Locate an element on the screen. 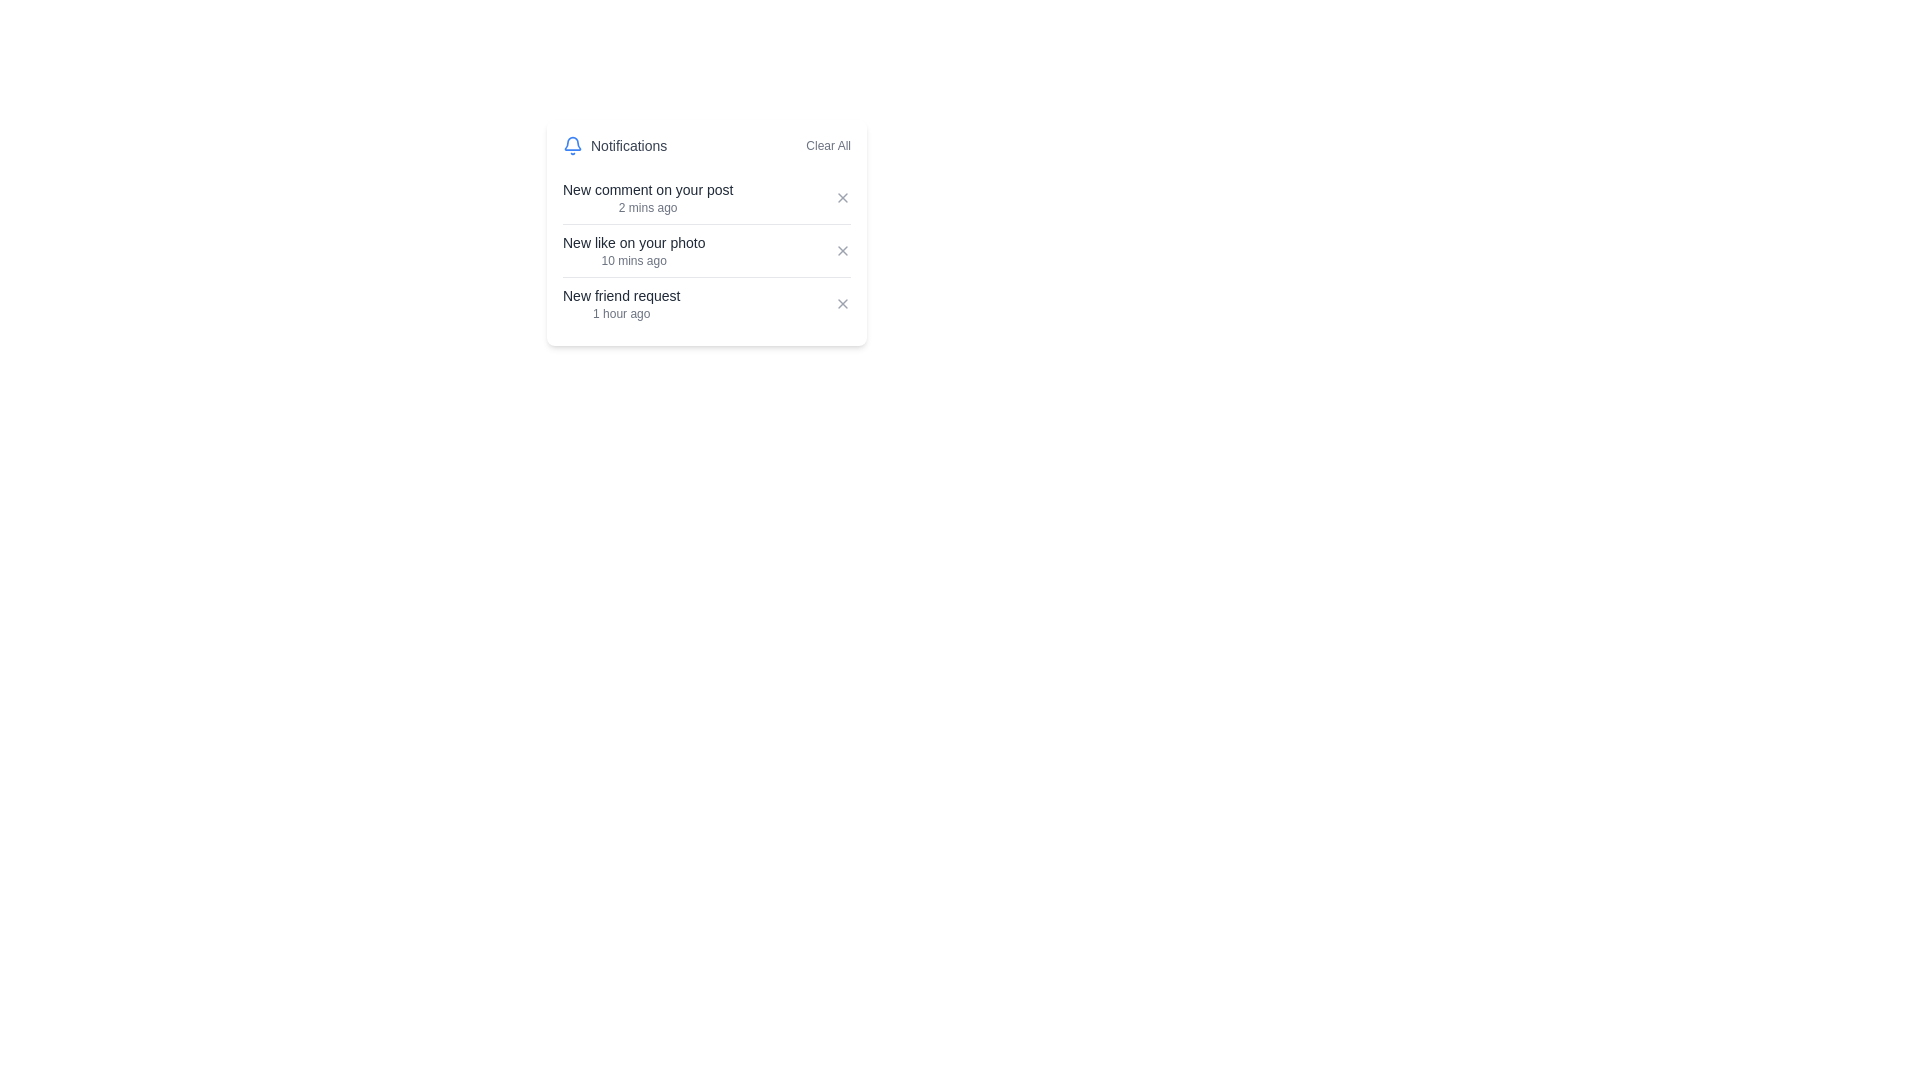 Image resolution: width=1920 pixels, height=1080 pixels. the notification text block that reads 'New friend request' located in the notification list is located at coordinates (620, 304).